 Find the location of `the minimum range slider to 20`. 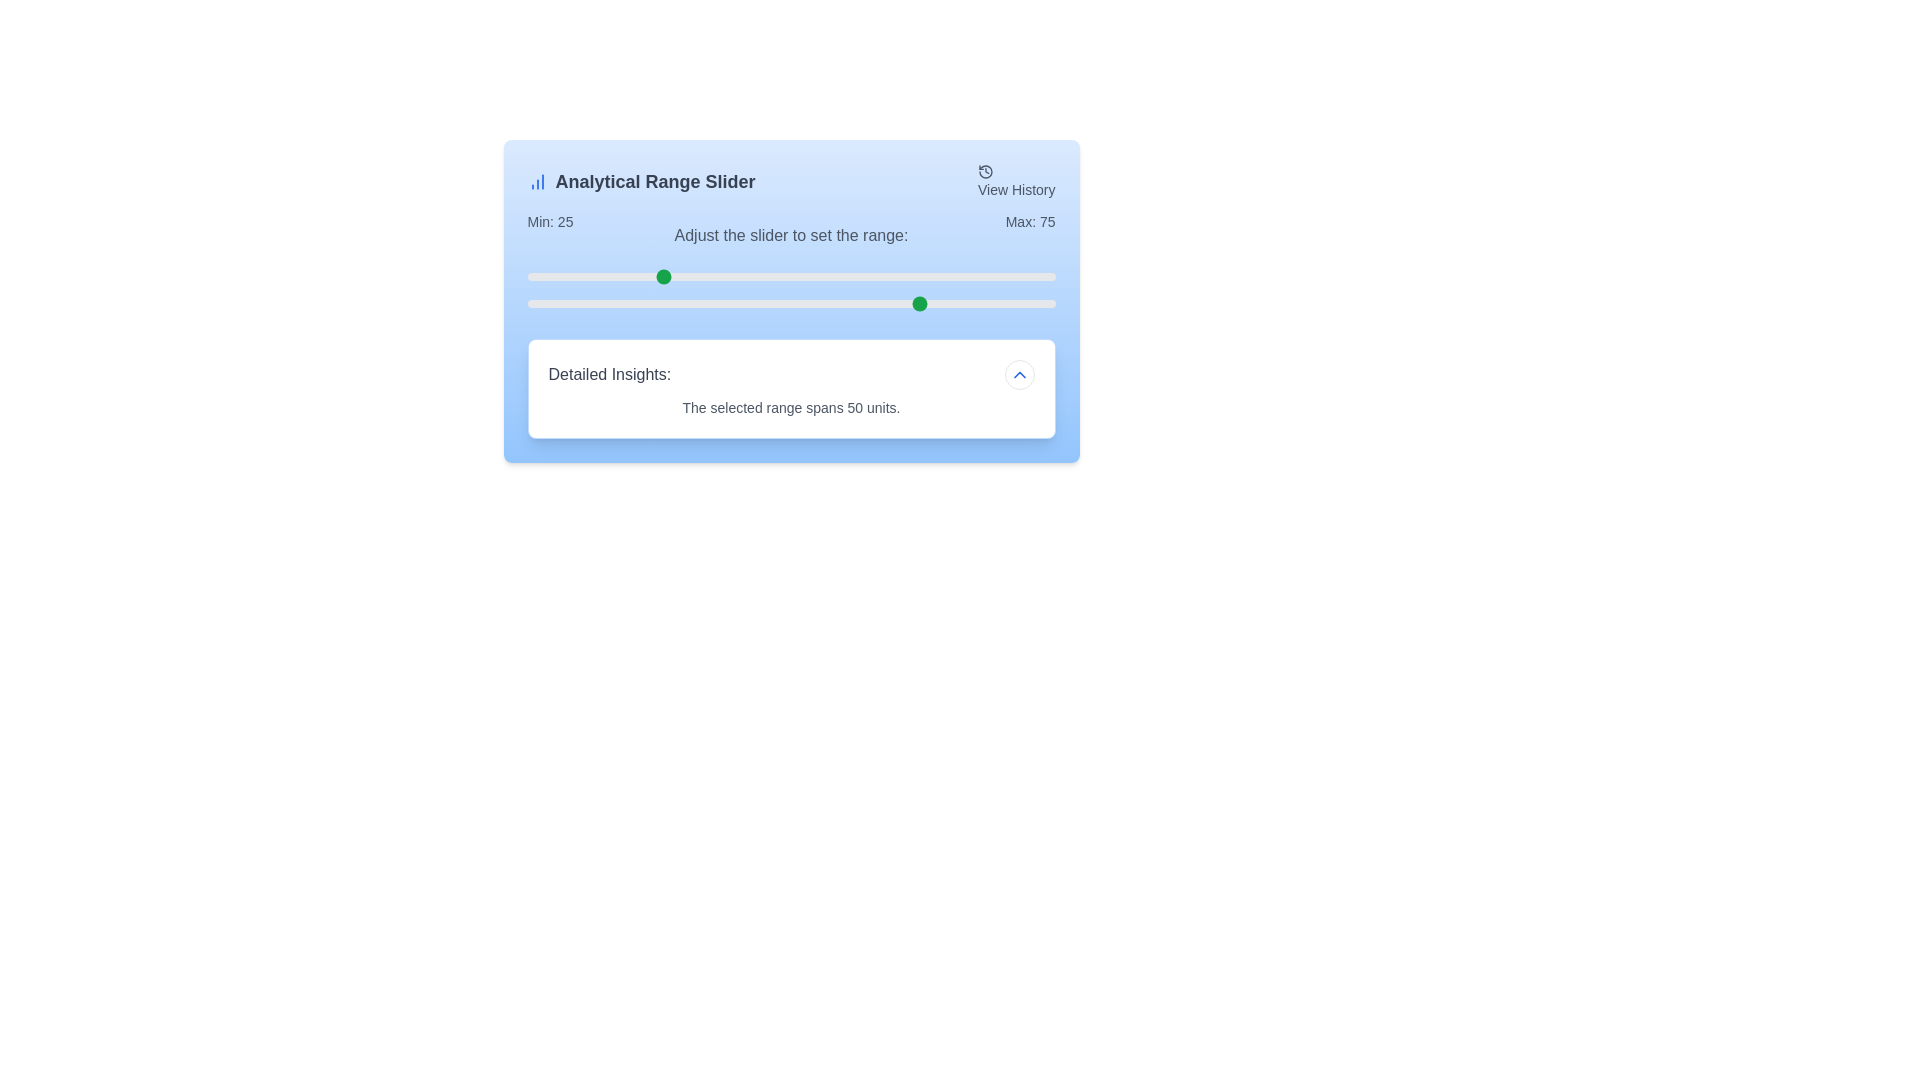

the minimum range slider to 20 is located at coordinates (632, 277).